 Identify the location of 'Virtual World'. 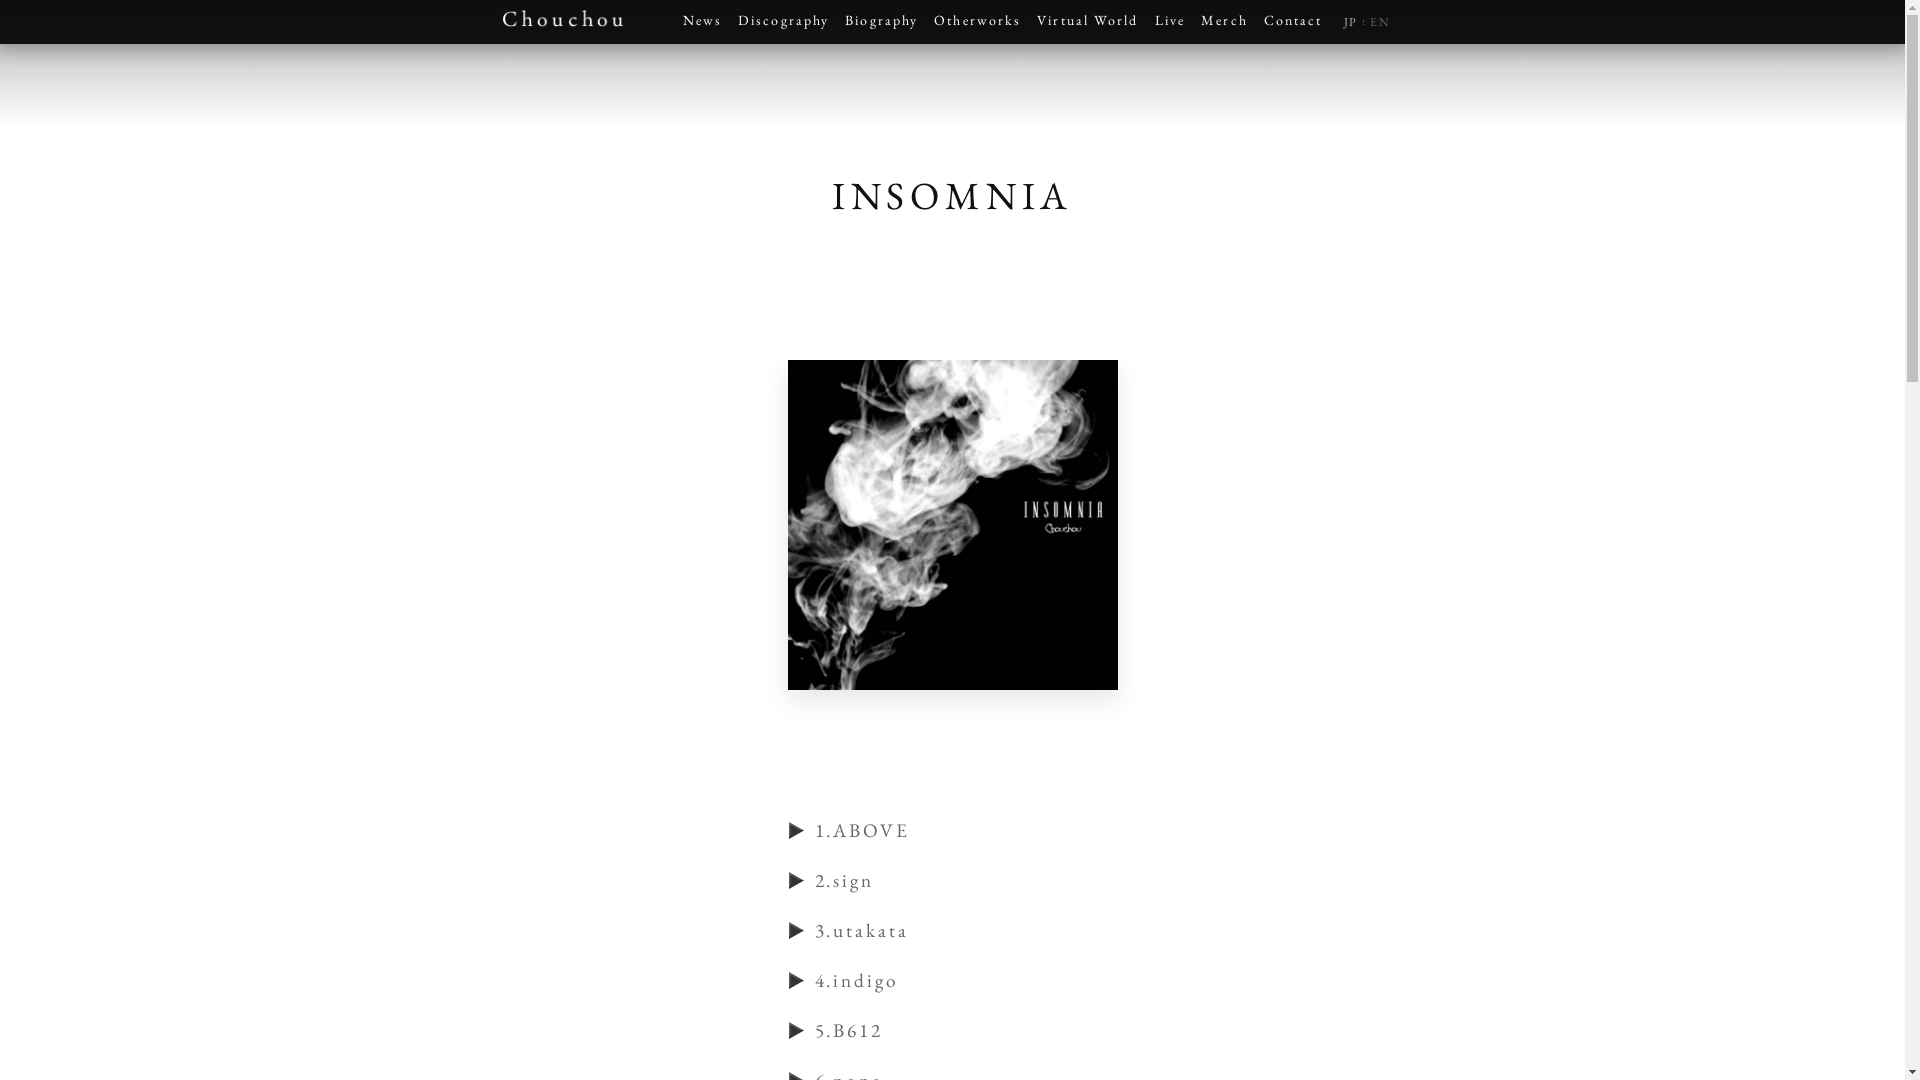
(1086, 21).